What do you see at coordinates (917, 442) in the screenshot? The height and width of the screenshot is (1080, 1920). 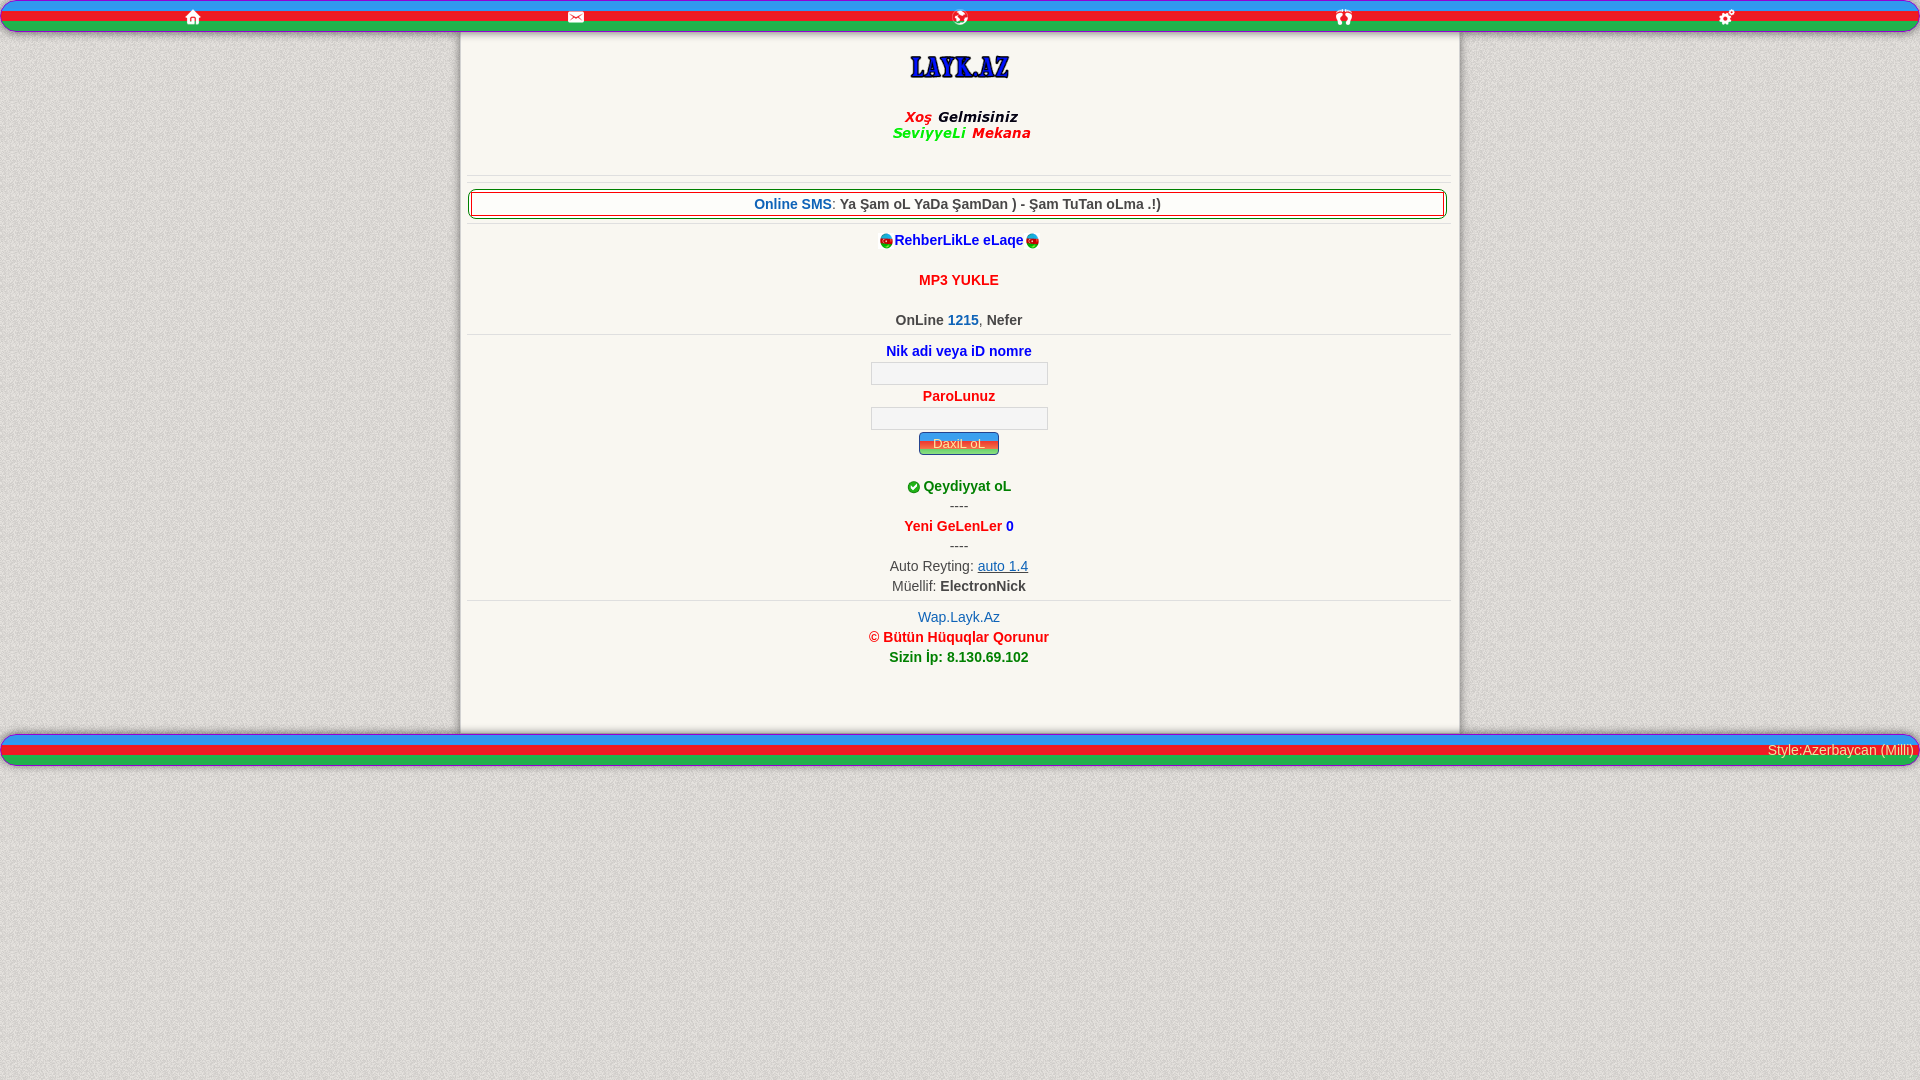 I see `'DaxiL oL'` at bounding box center [917, 442].